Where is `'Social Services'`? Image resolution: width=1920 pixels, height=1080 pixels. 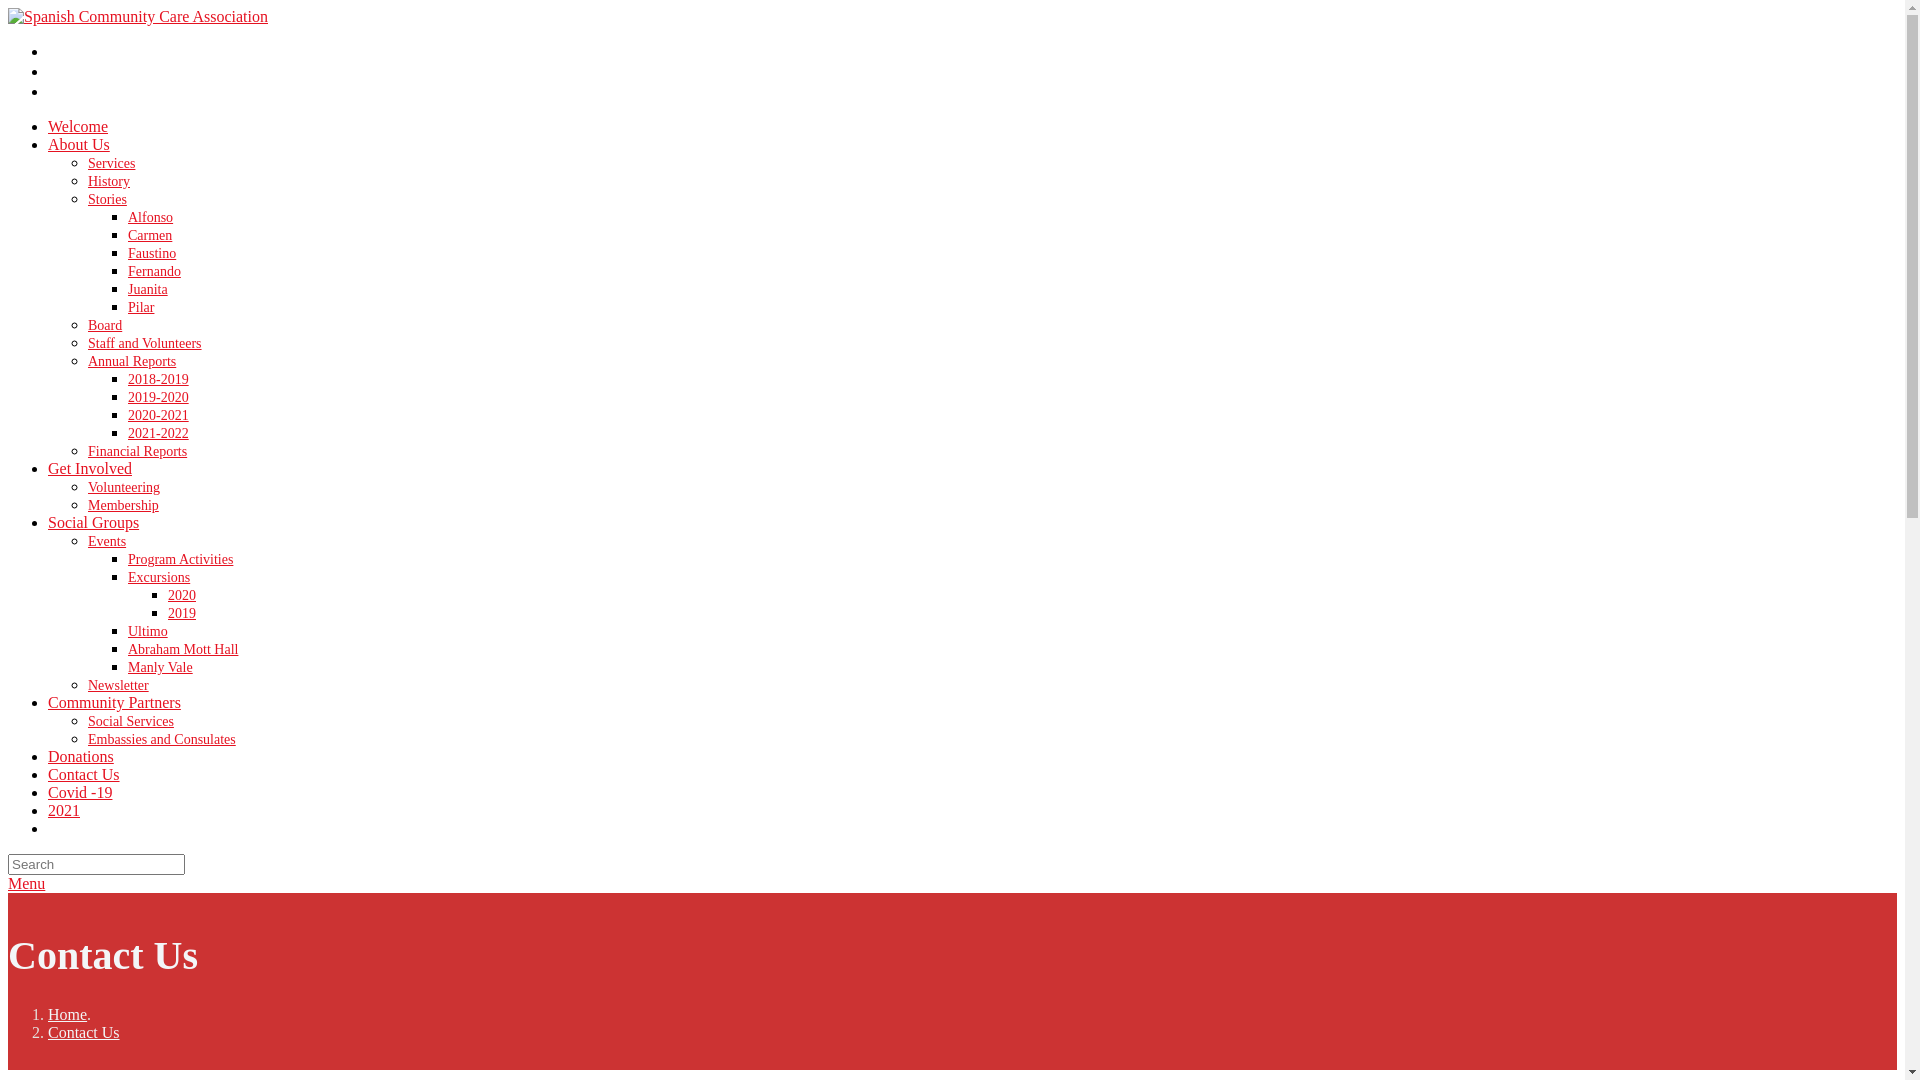
'Social Services' is located at coordinates (86, 721).